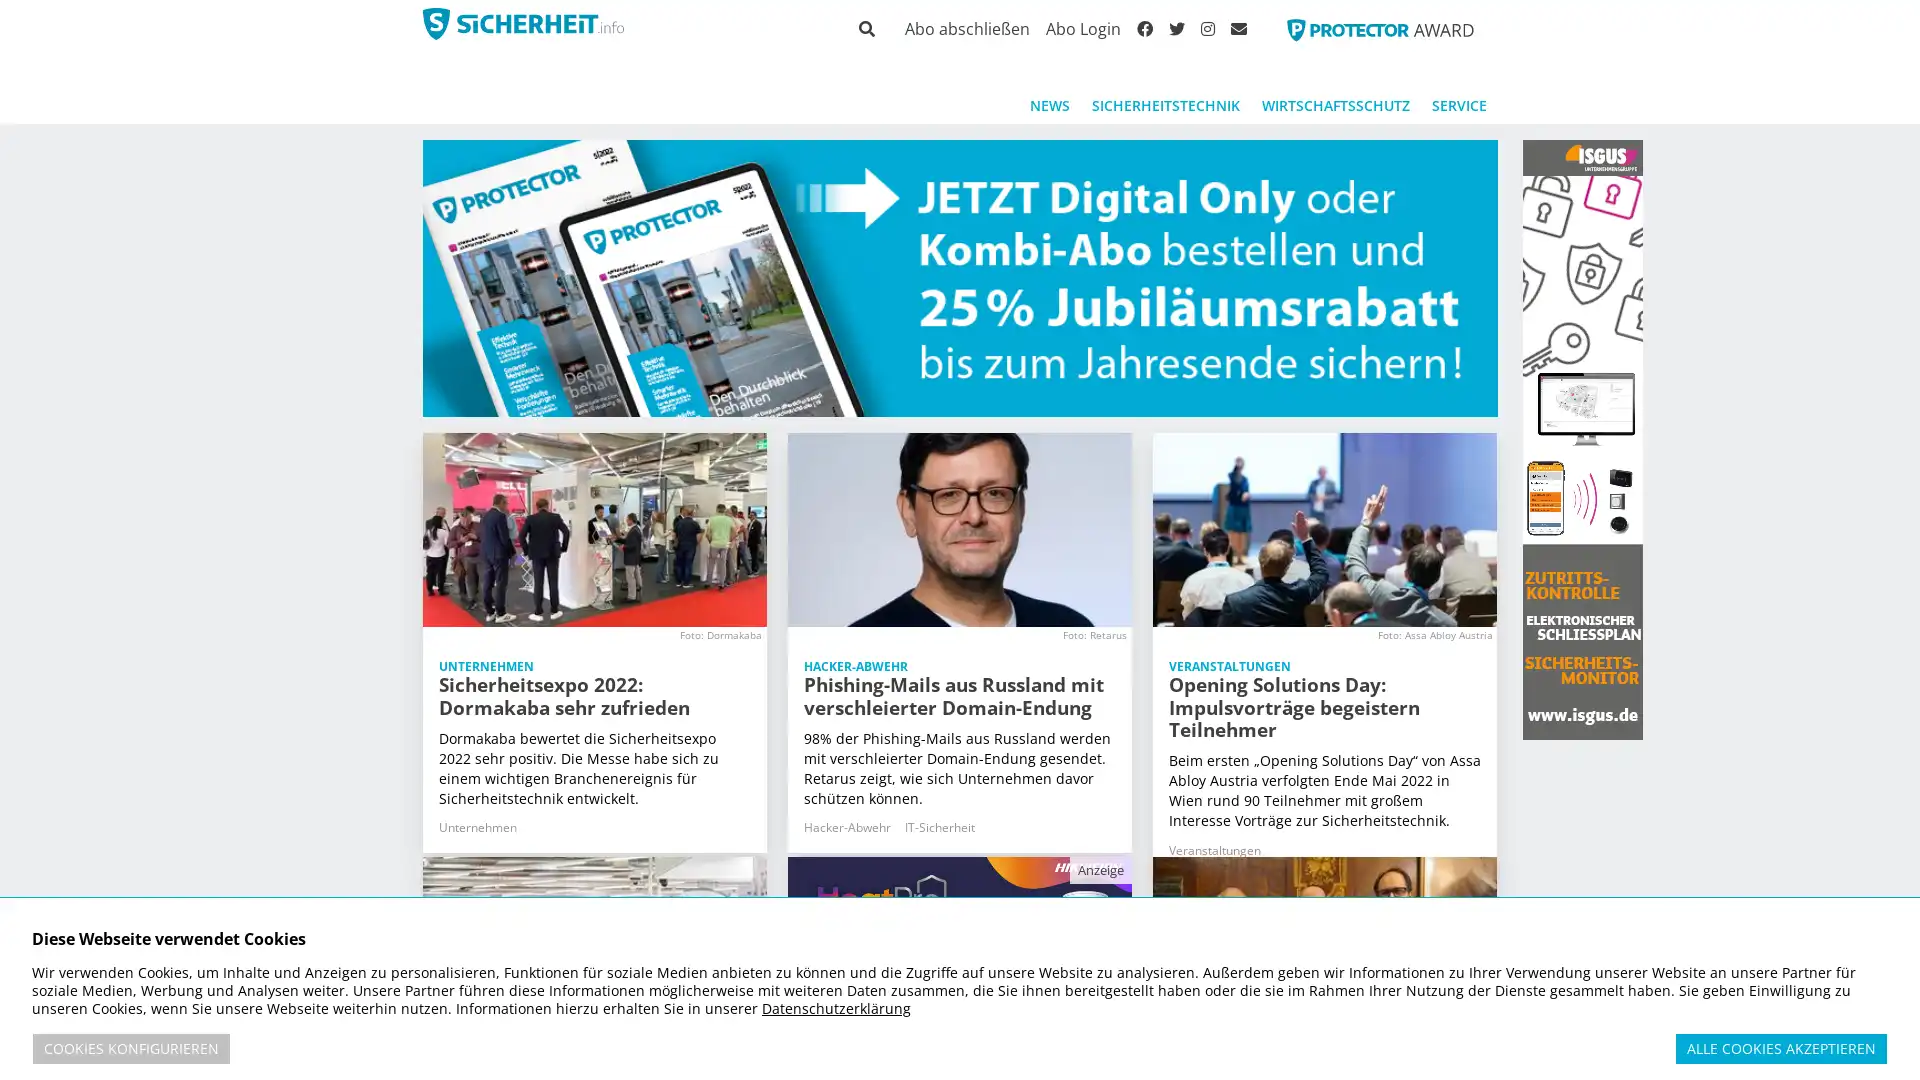 This screenshot has height=1080, width=1920. What do you see at coordinates (1780, 1048) in the screenshot?
I see `ALLE COOKIES AKZEPTIEREN` at bounding box center [1780, 1048].